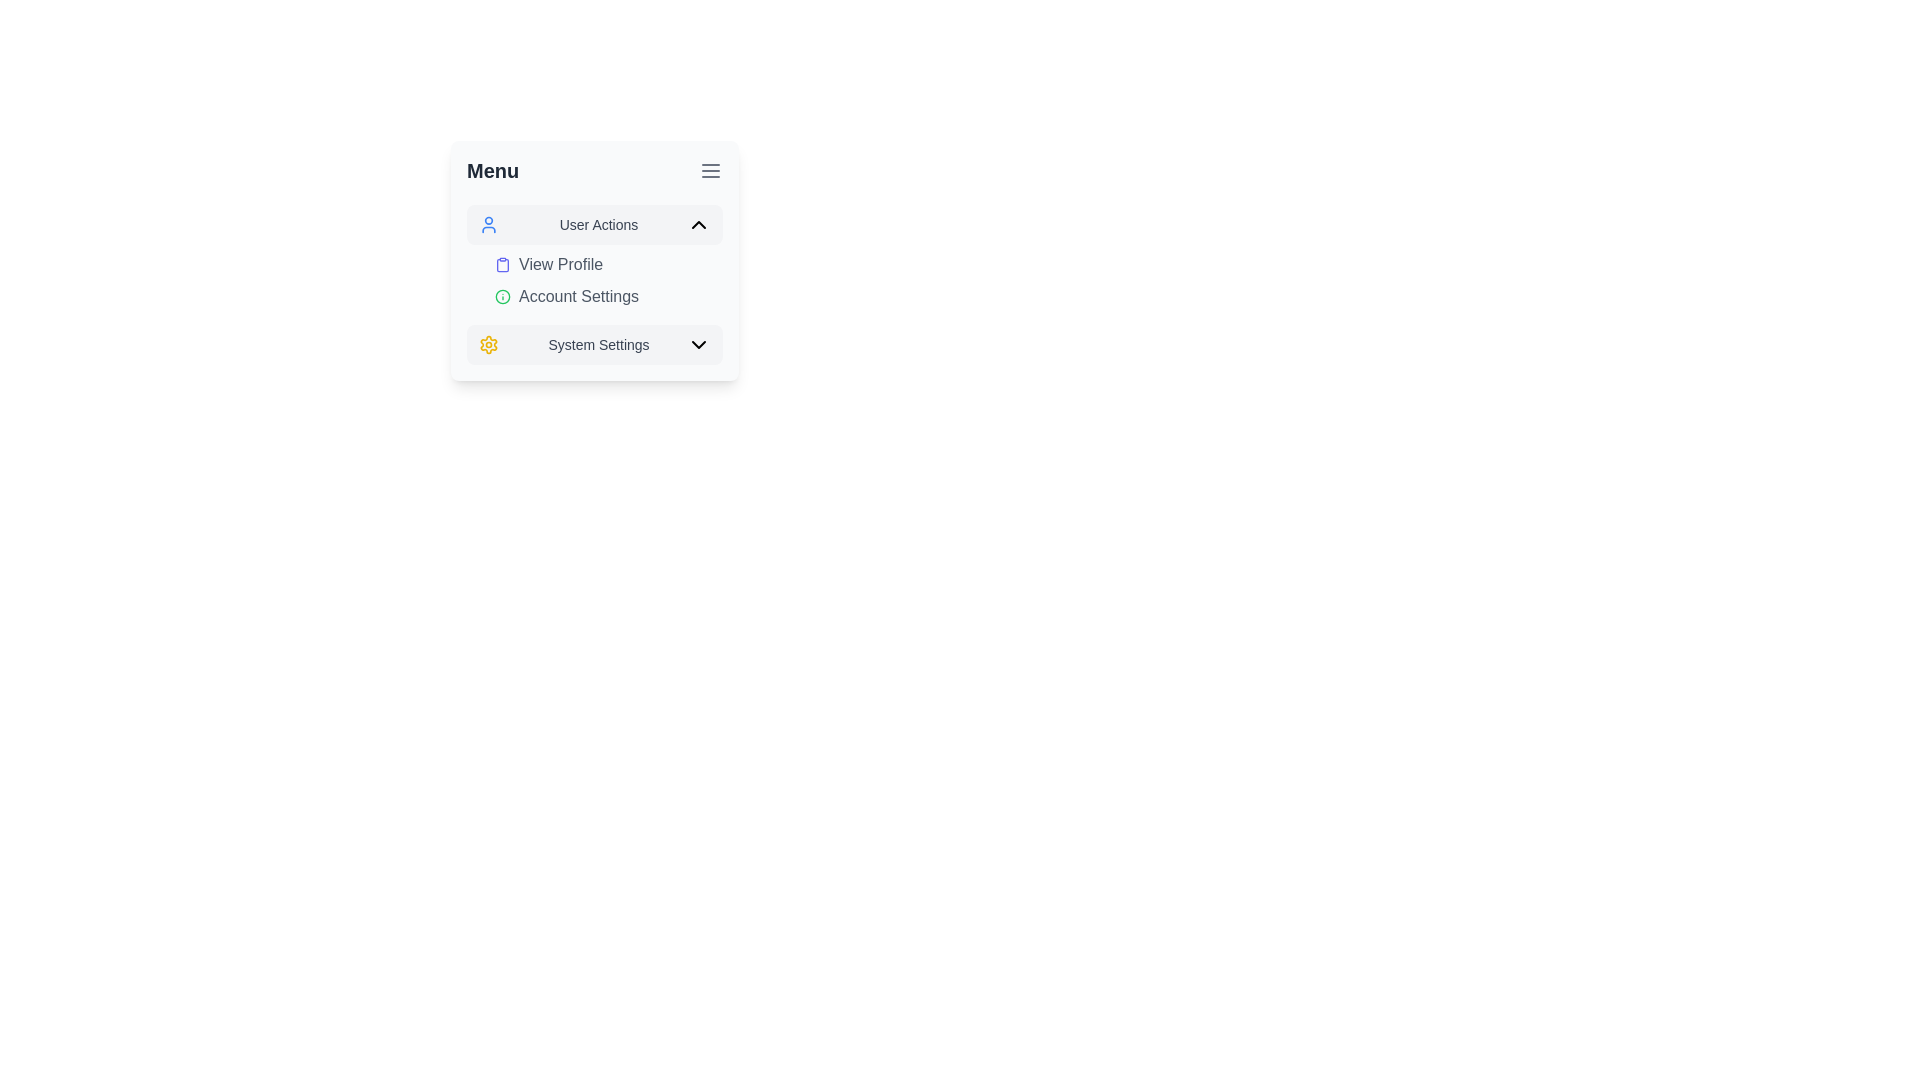 This screenshot has height=1080, width=1920. Describe the element at coordinates (503, 297) in the screenshot. I see `the 'Account Settings' icon, which visually represents the menu option for account settings. This icon is positioned to the left of the text 'Account Settings' in a dropdown menu` at that location.